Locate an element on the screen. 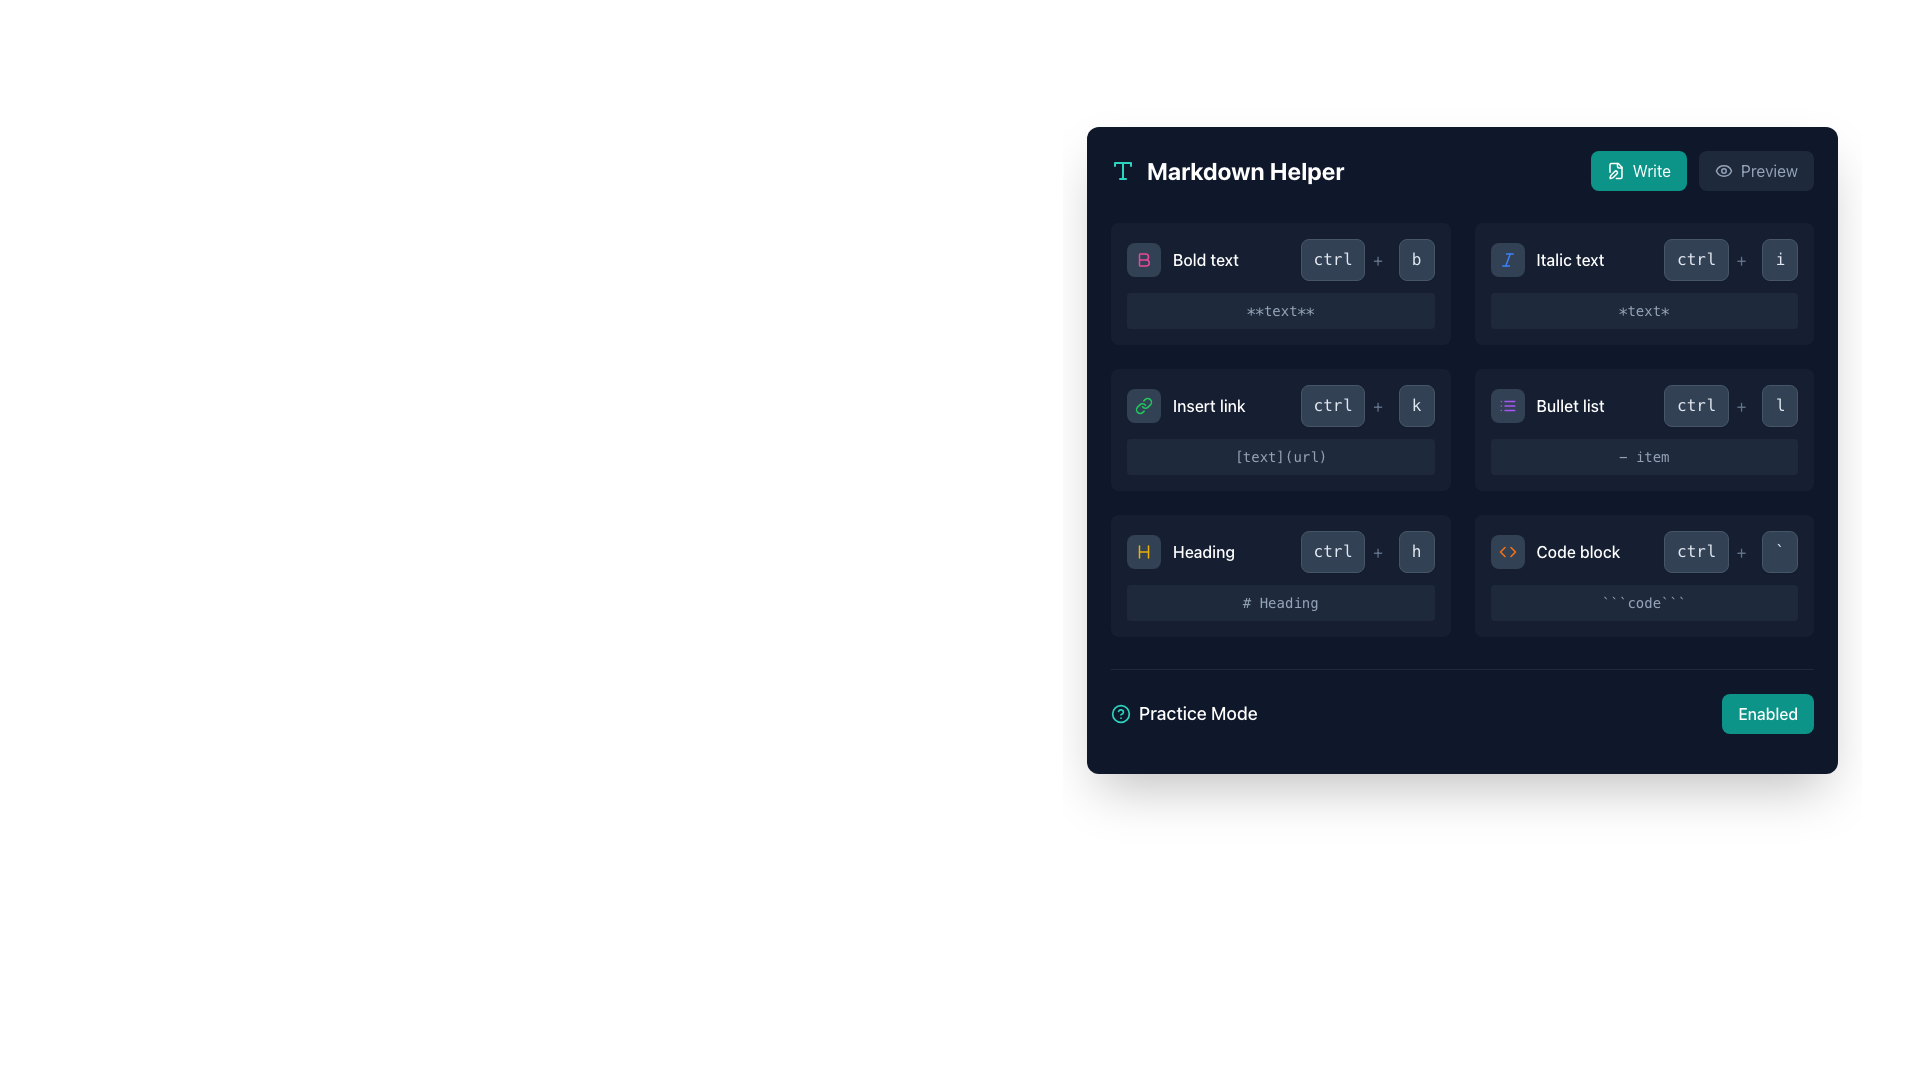  the button-style label element displaying 'ctrl' that represents a keyboard shortcut for the Bullet list function is located at coordinates (1695, 405).